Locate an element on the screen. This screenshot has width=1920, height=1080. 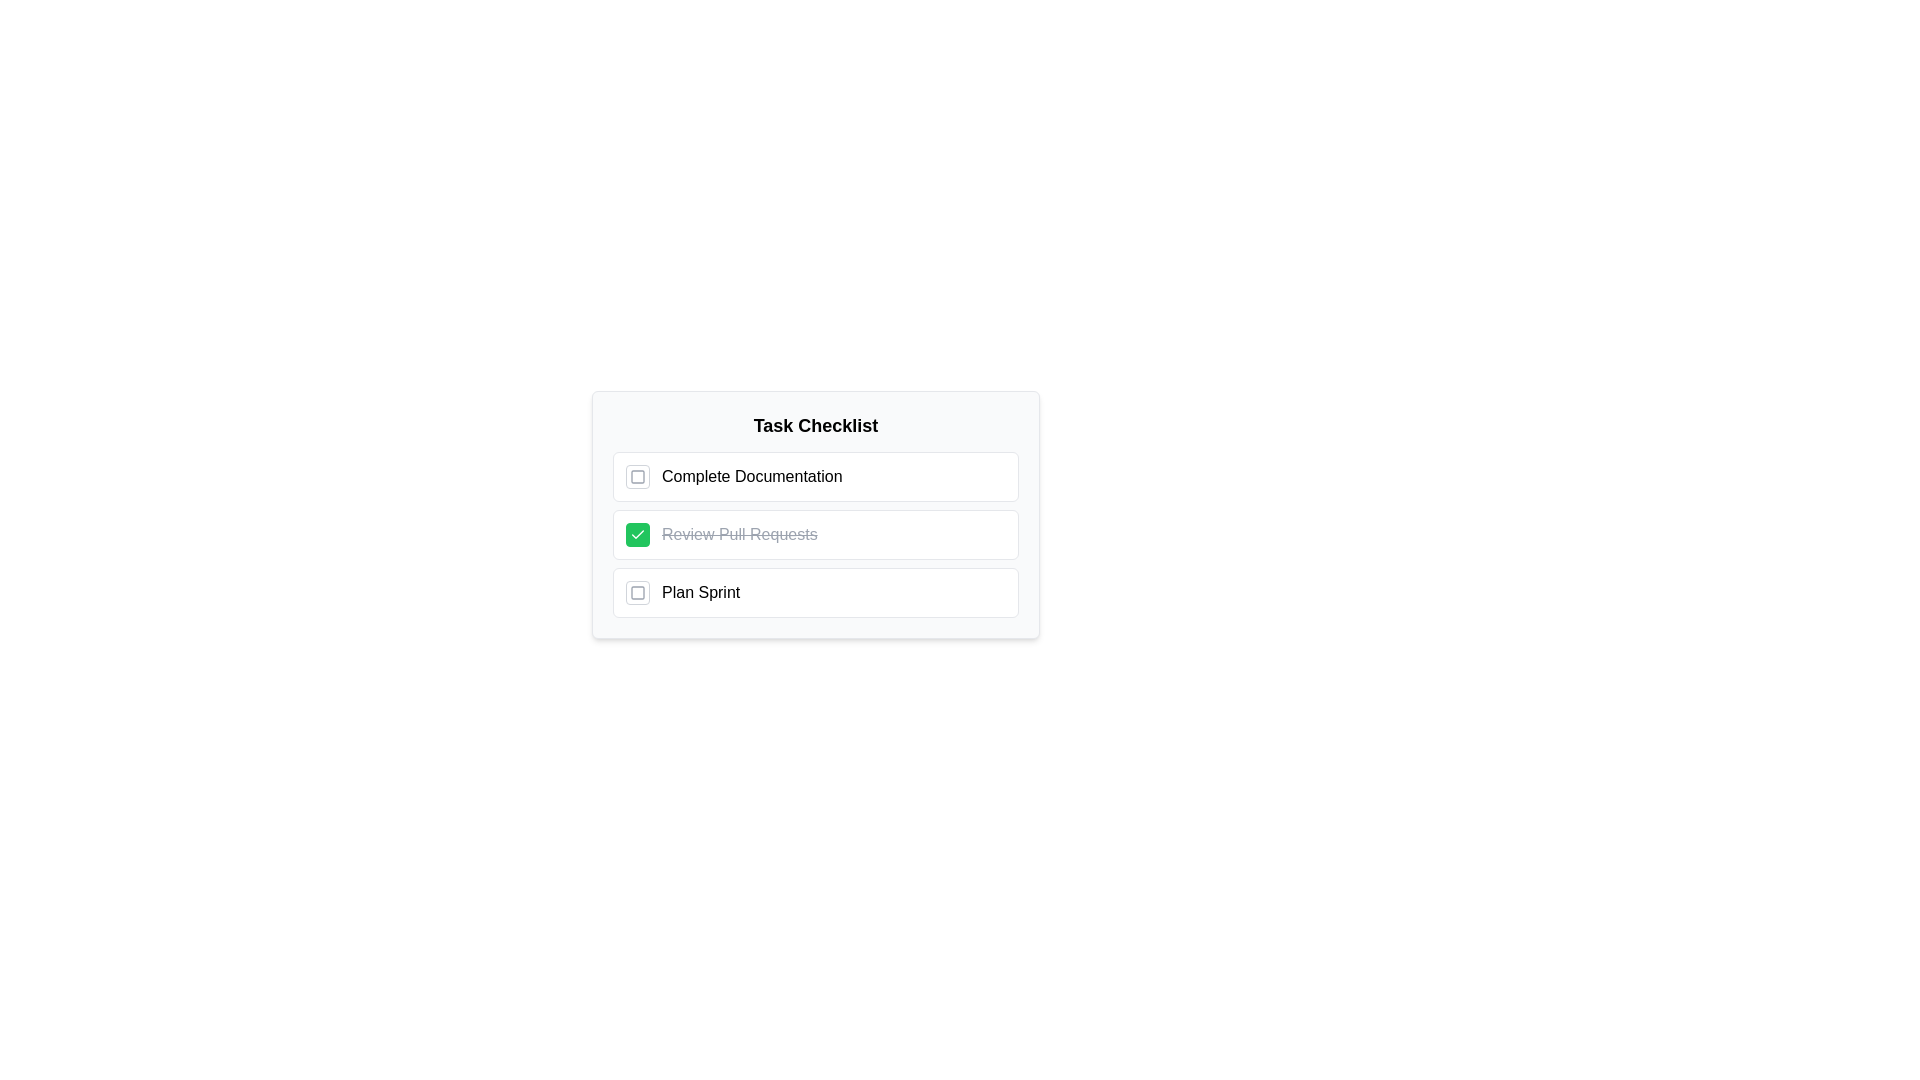
the small square icon with a thin-lined gray outline located within the 'Plan Sprint' button in the checklist interface is located at coordinates (637, 592).